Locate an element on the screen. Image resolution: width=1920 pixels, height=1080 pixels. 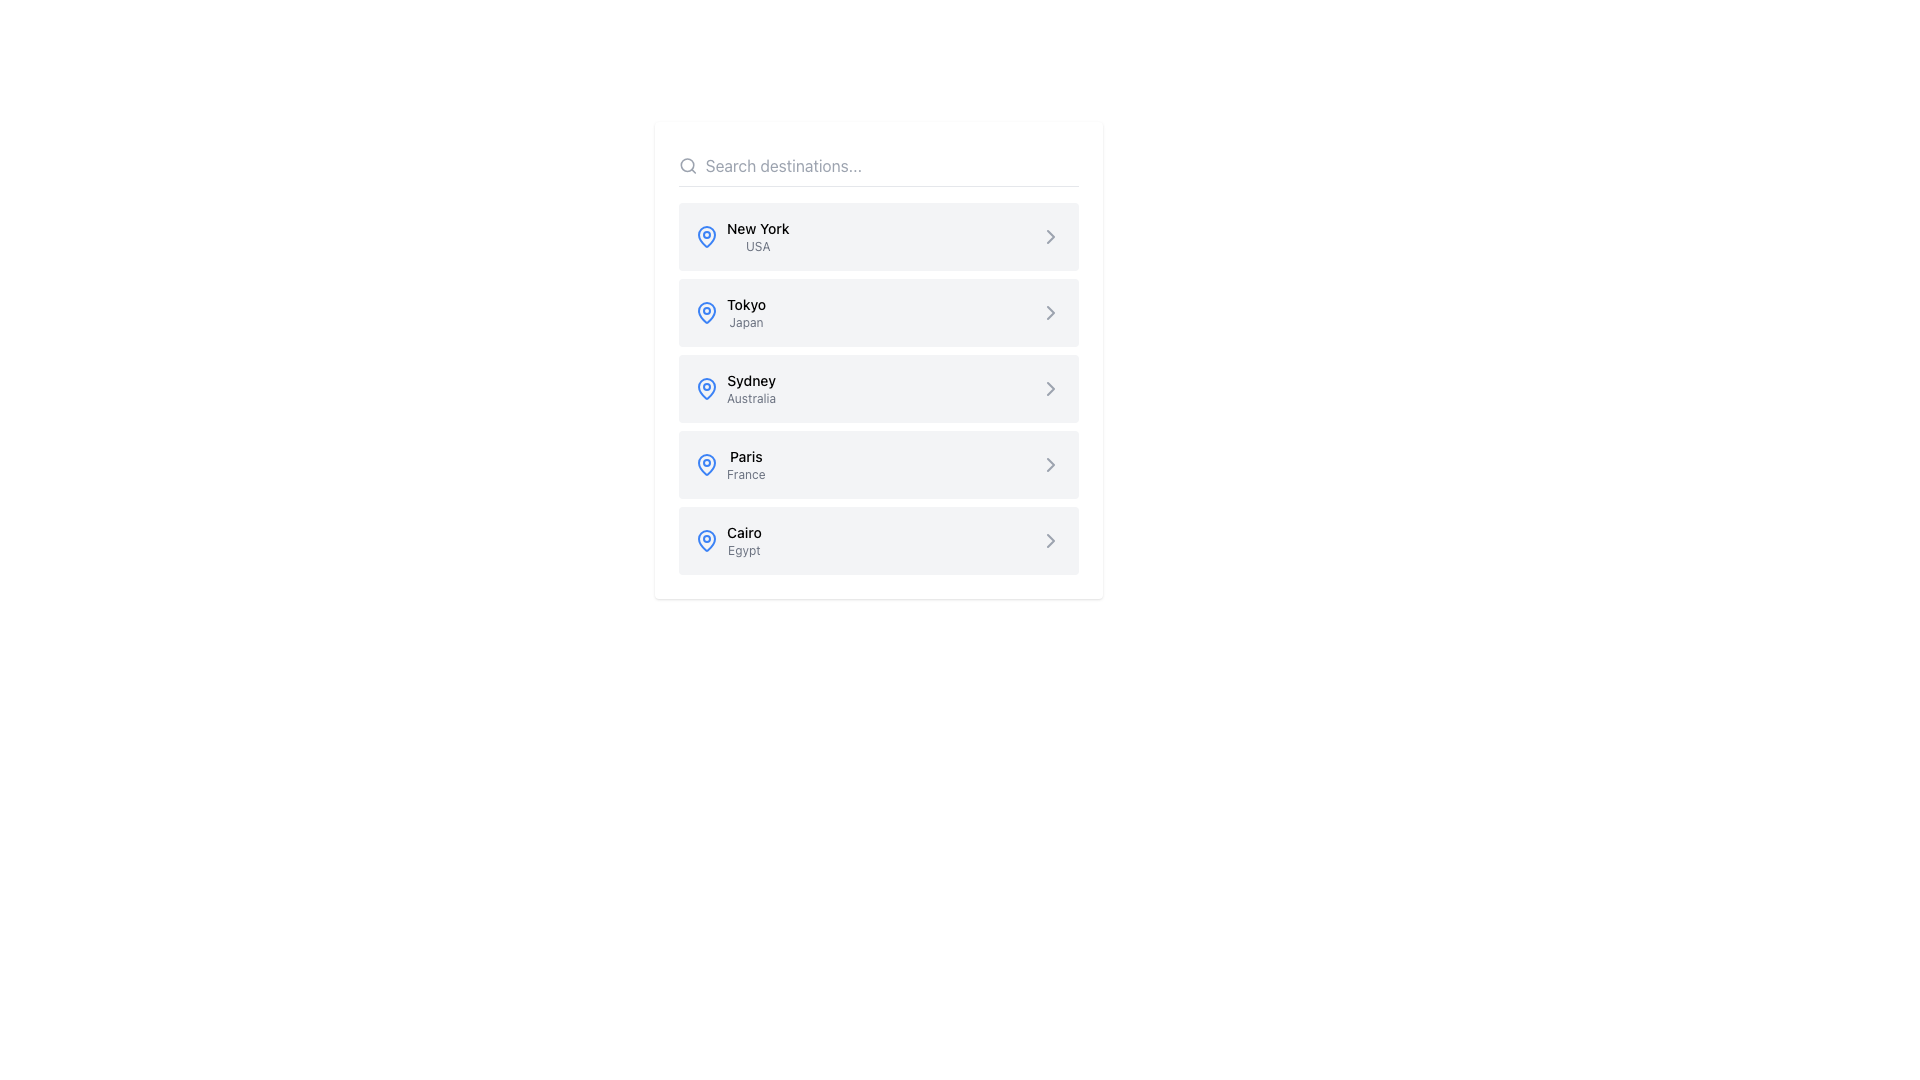
the smaller circular graphic shape representing the search icon's magnifying lens located at the top-left corner of the interface is located at coordinates (687, 164).